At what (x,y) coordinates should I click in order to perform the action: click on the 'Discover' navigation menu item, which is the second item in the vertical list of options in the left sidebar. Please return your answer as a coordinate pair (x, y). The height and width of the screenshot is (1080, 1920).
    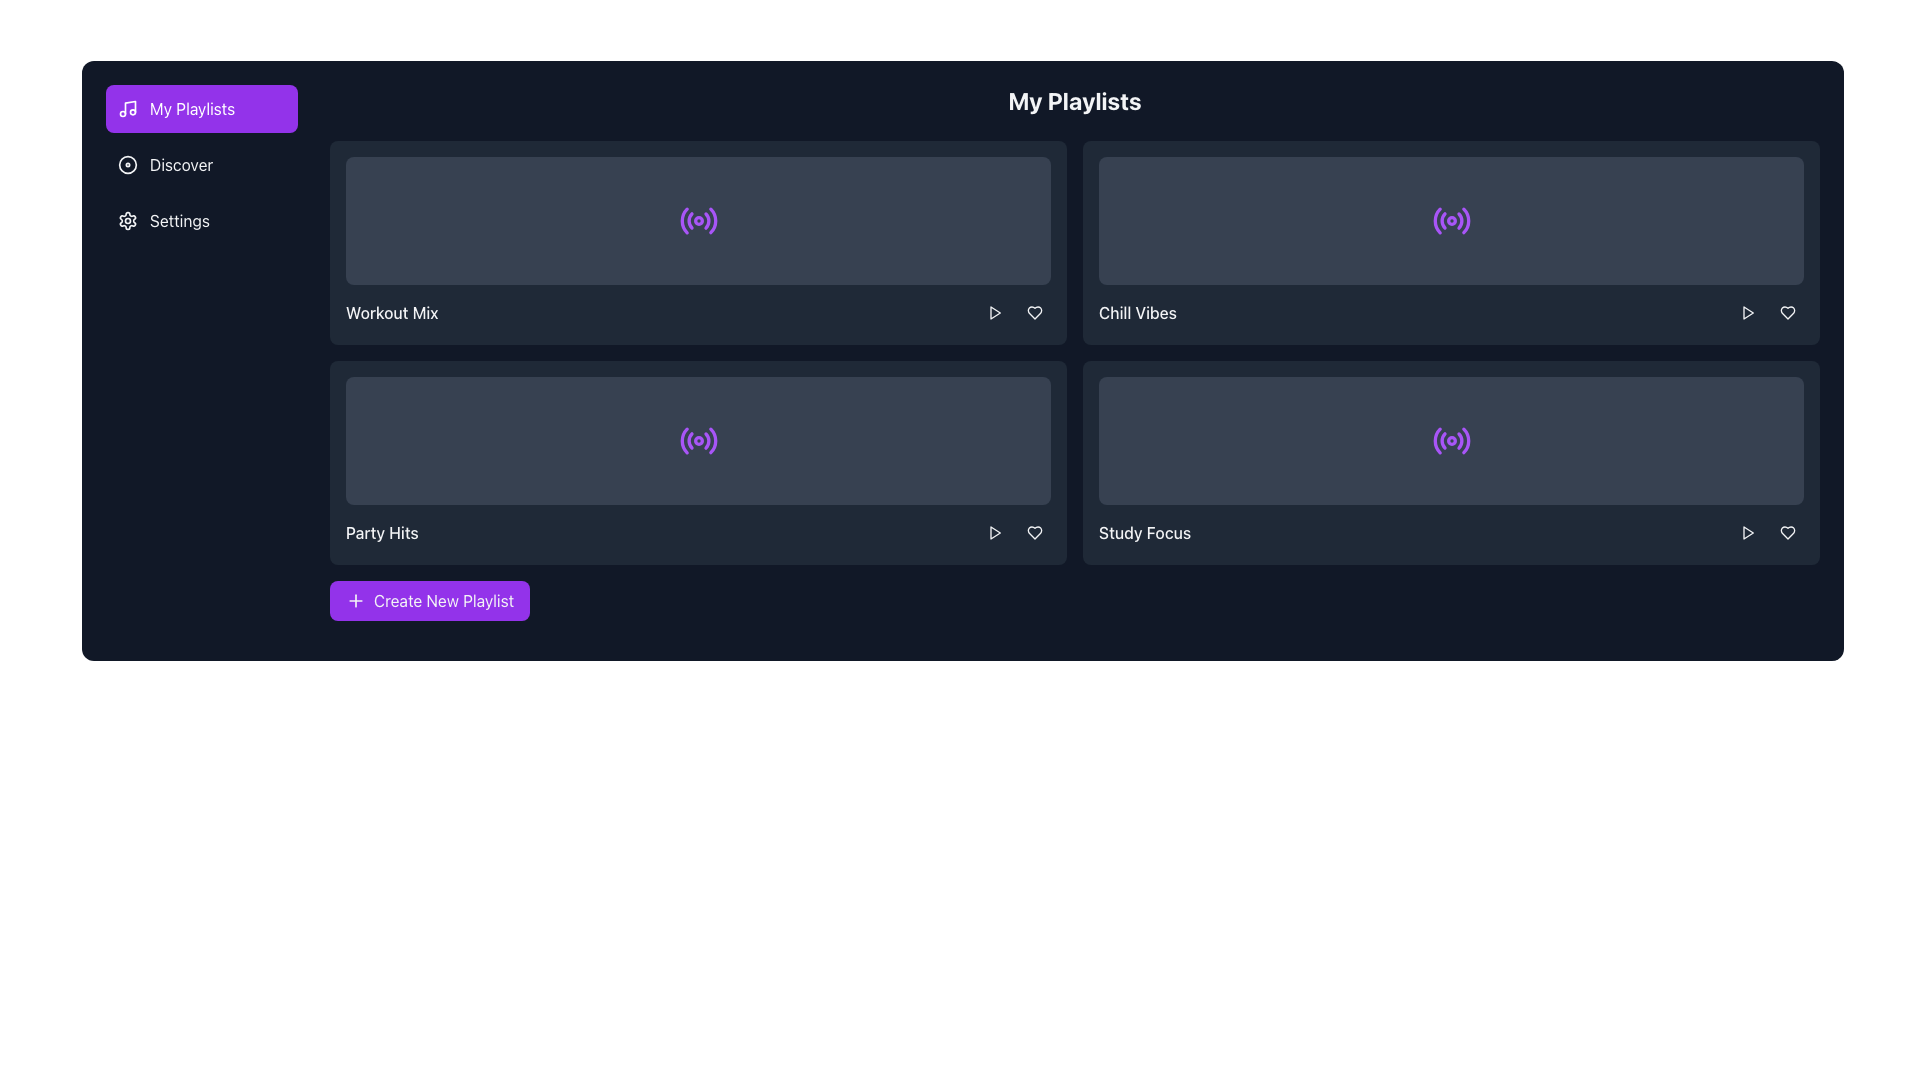
    Looking at the image, I should click on (201, 164).